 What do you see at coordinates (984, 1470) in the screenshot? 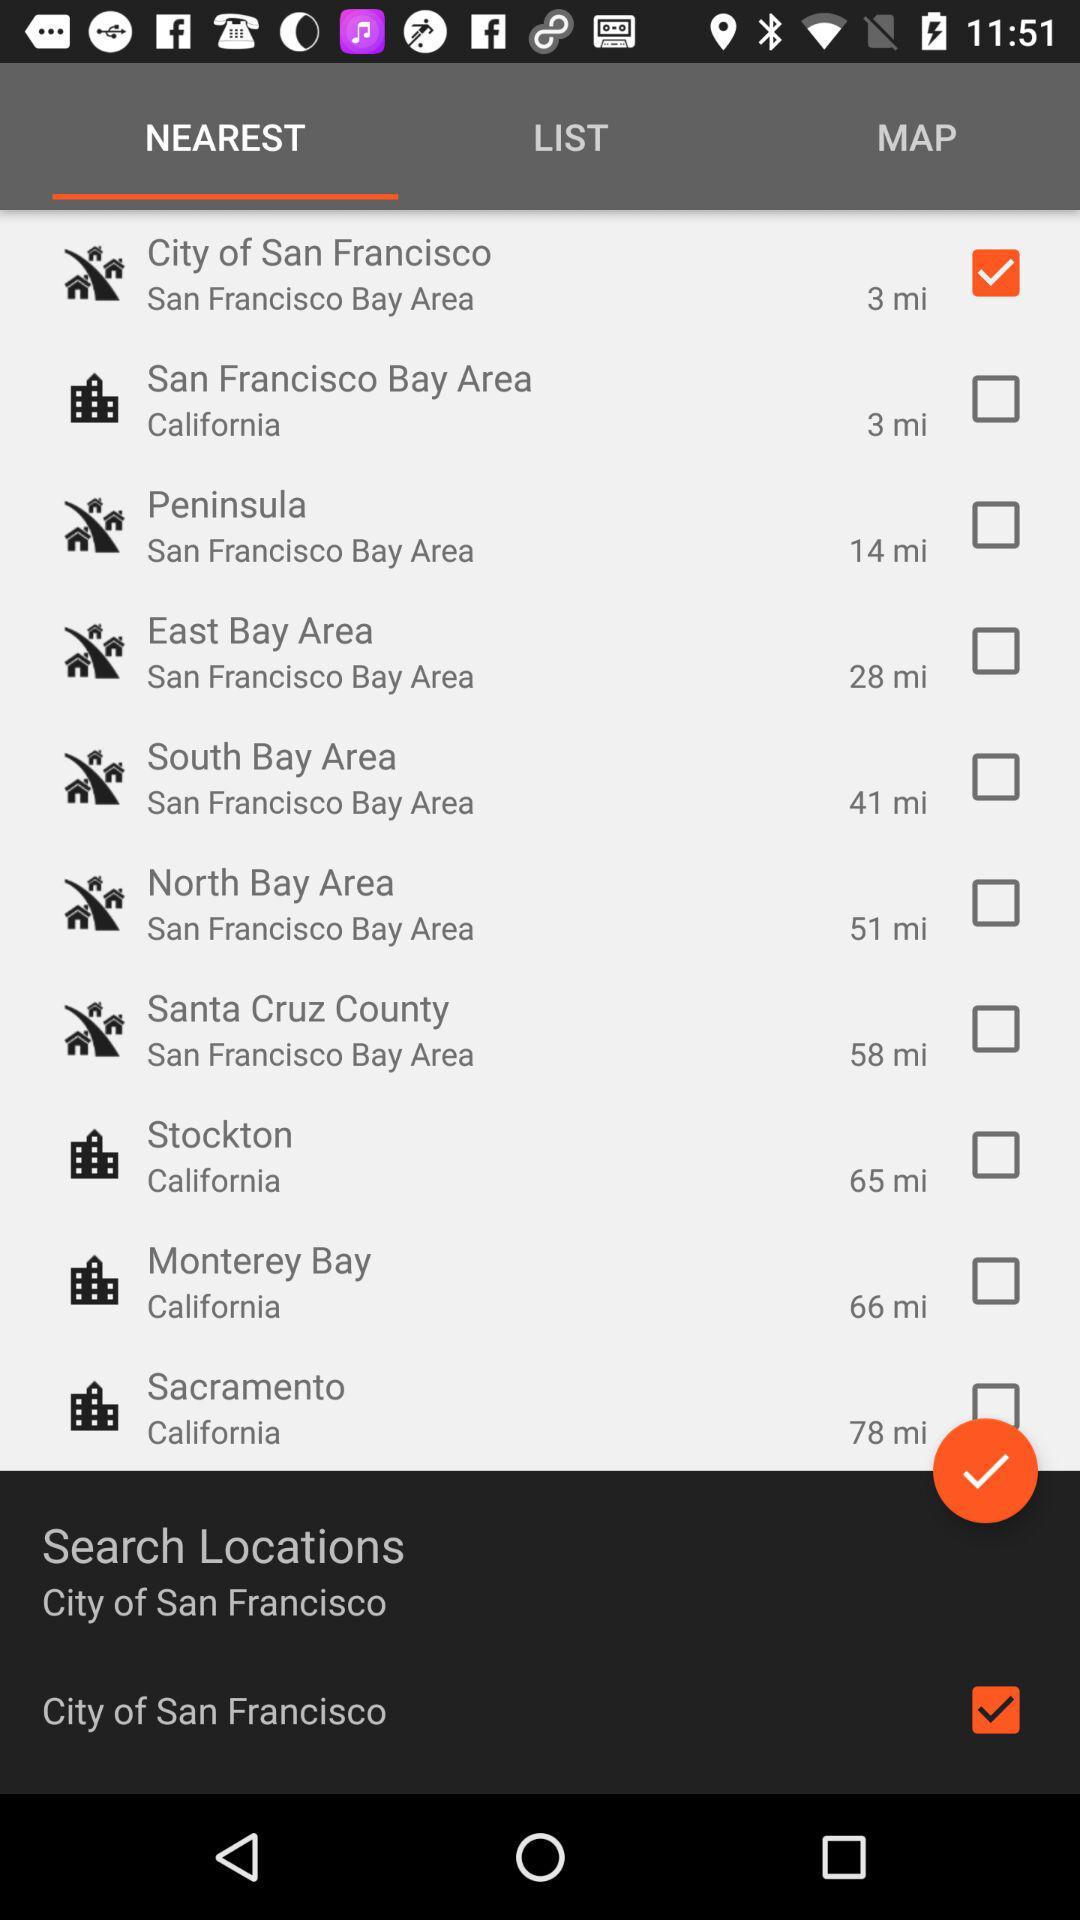
I see `check all` at bounding box center [984, 1470].